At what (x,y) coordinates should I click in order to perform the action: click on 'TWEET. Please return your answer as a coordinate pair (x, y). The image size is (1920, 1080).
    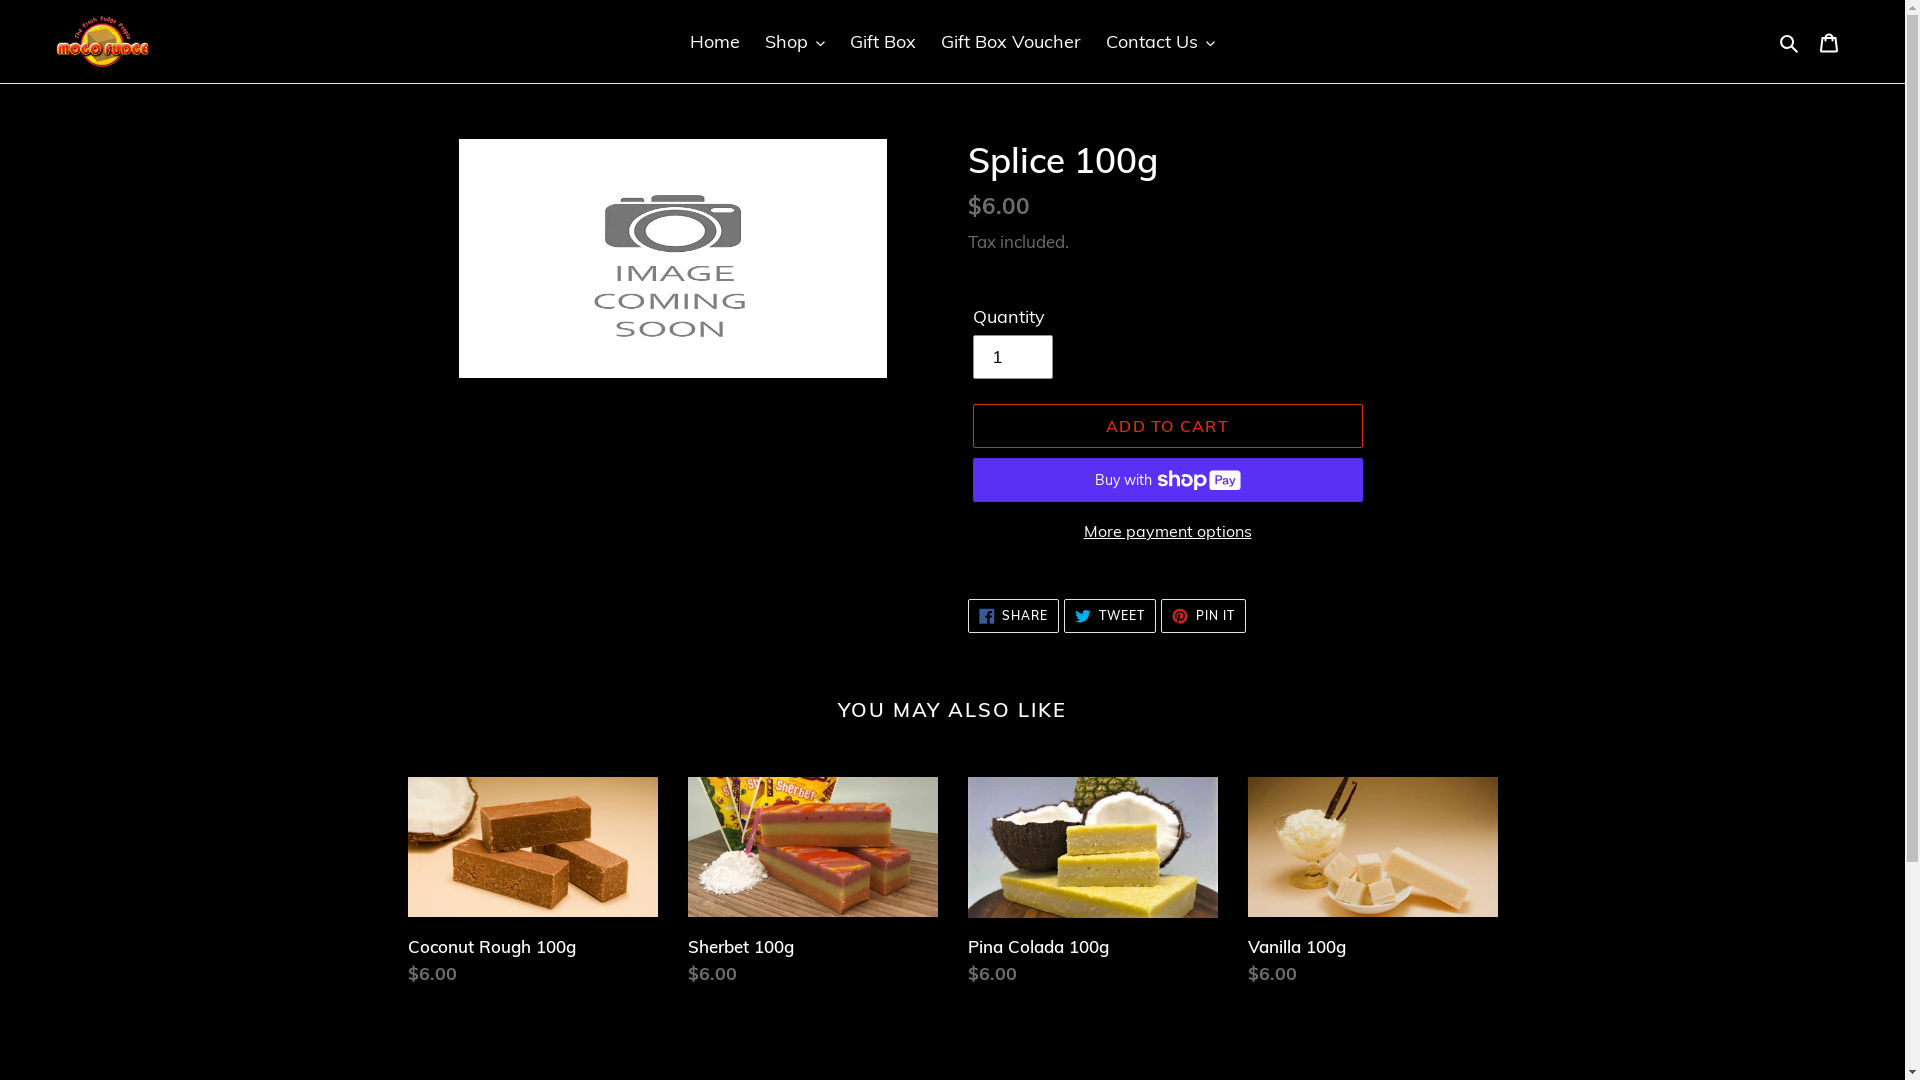
    Looking at the image, I should click on (1108, 615).